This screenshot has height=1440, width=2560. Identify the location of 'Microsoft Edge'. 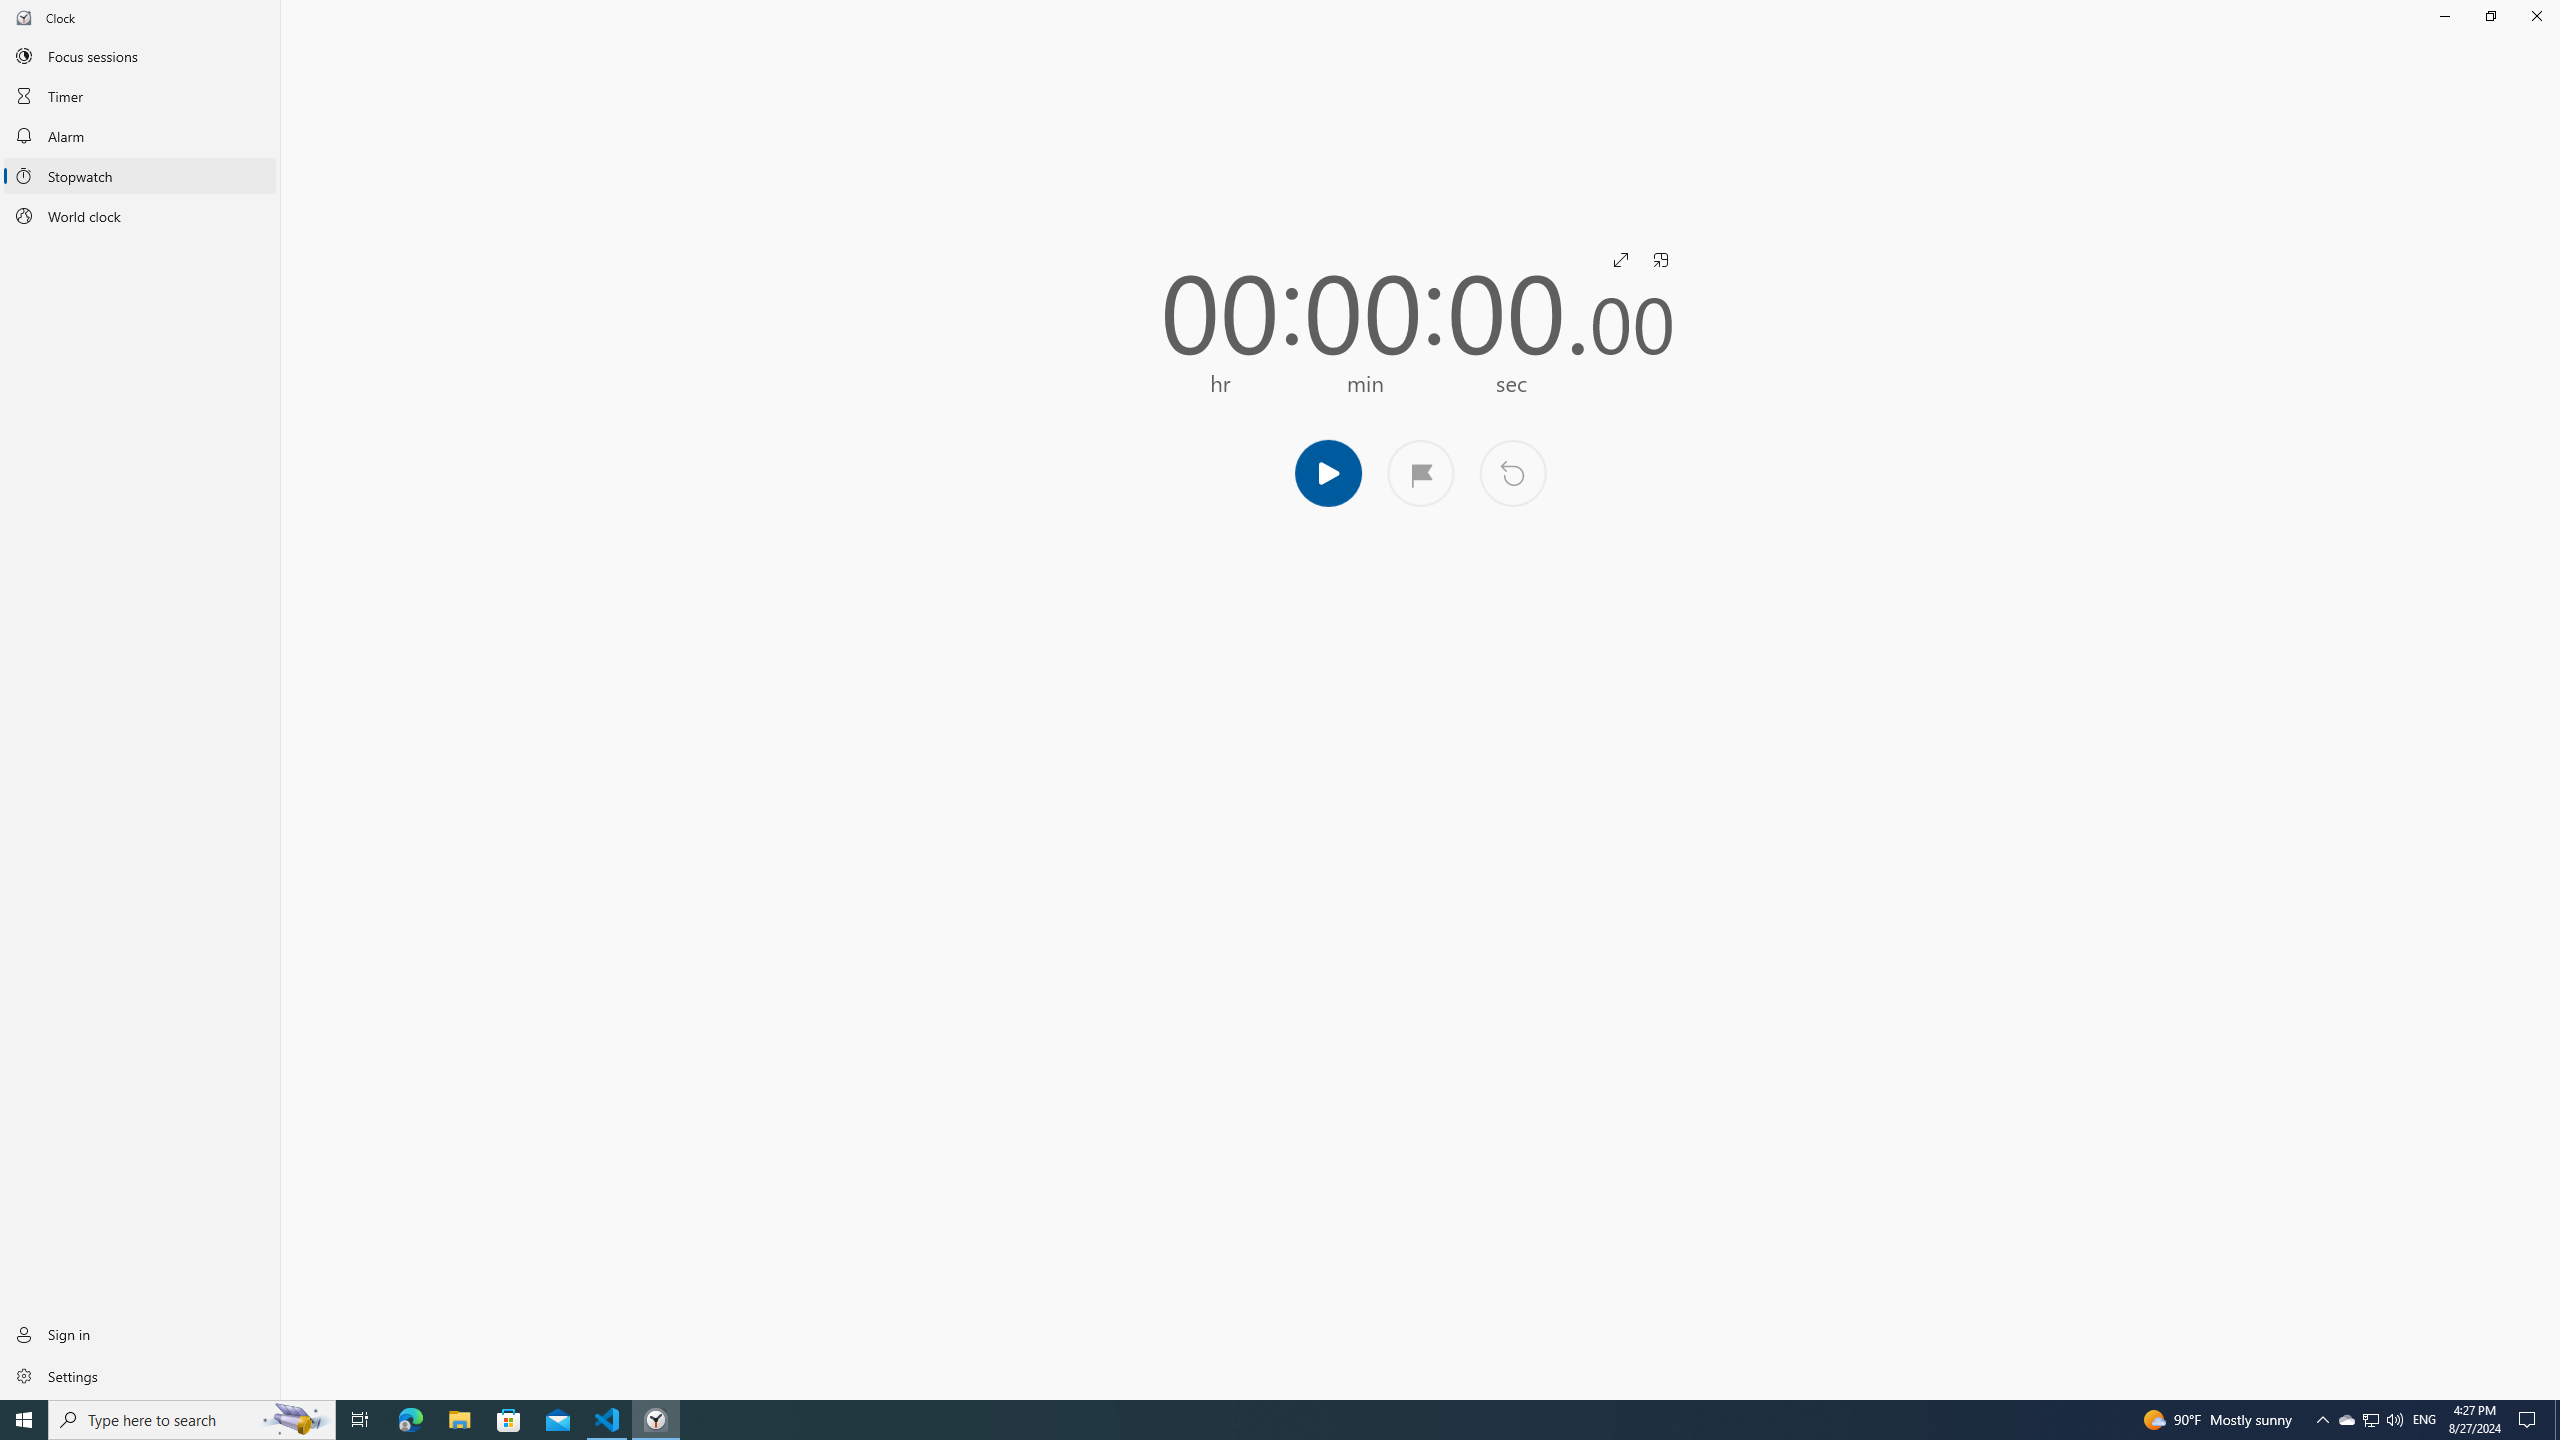
(409, 1418).